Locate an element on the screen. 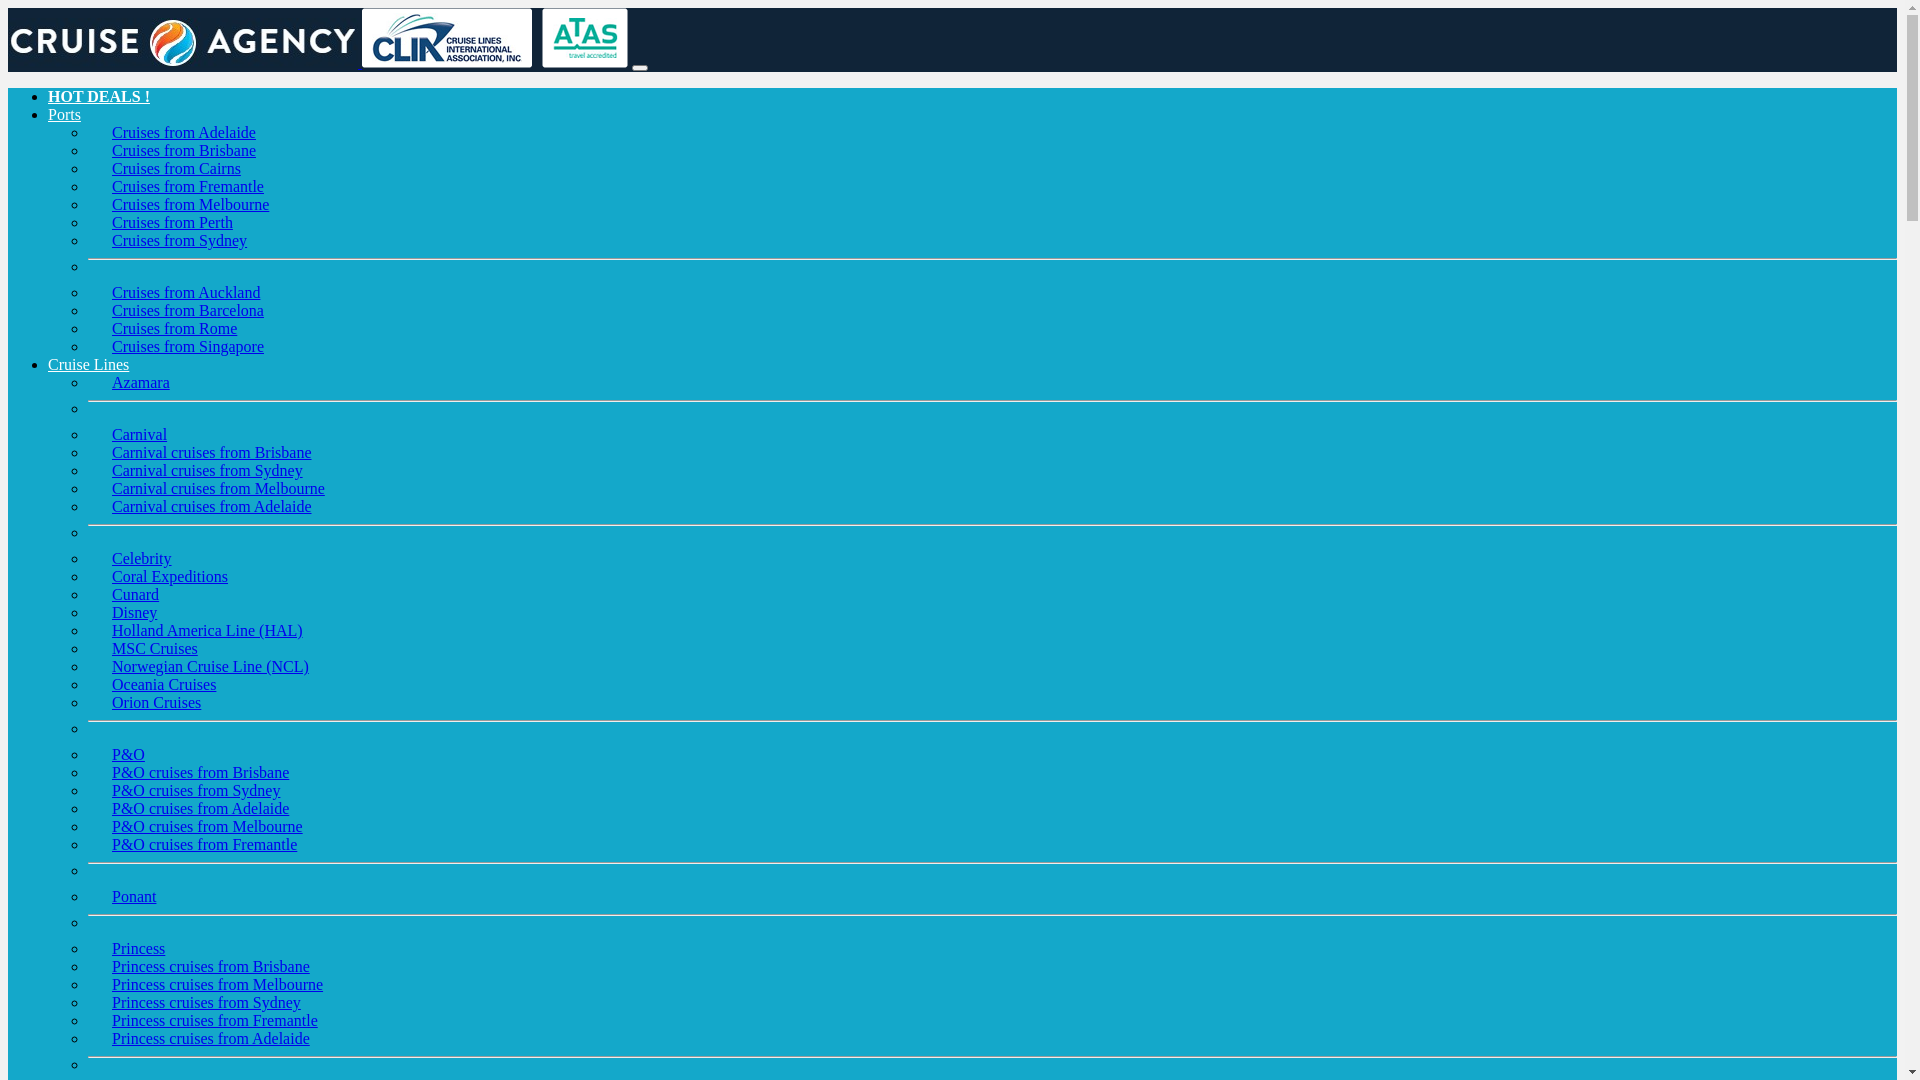 This screenshot has height=1080, width=1920. 'Cruise Lines' is located at coordinates (48, 364).